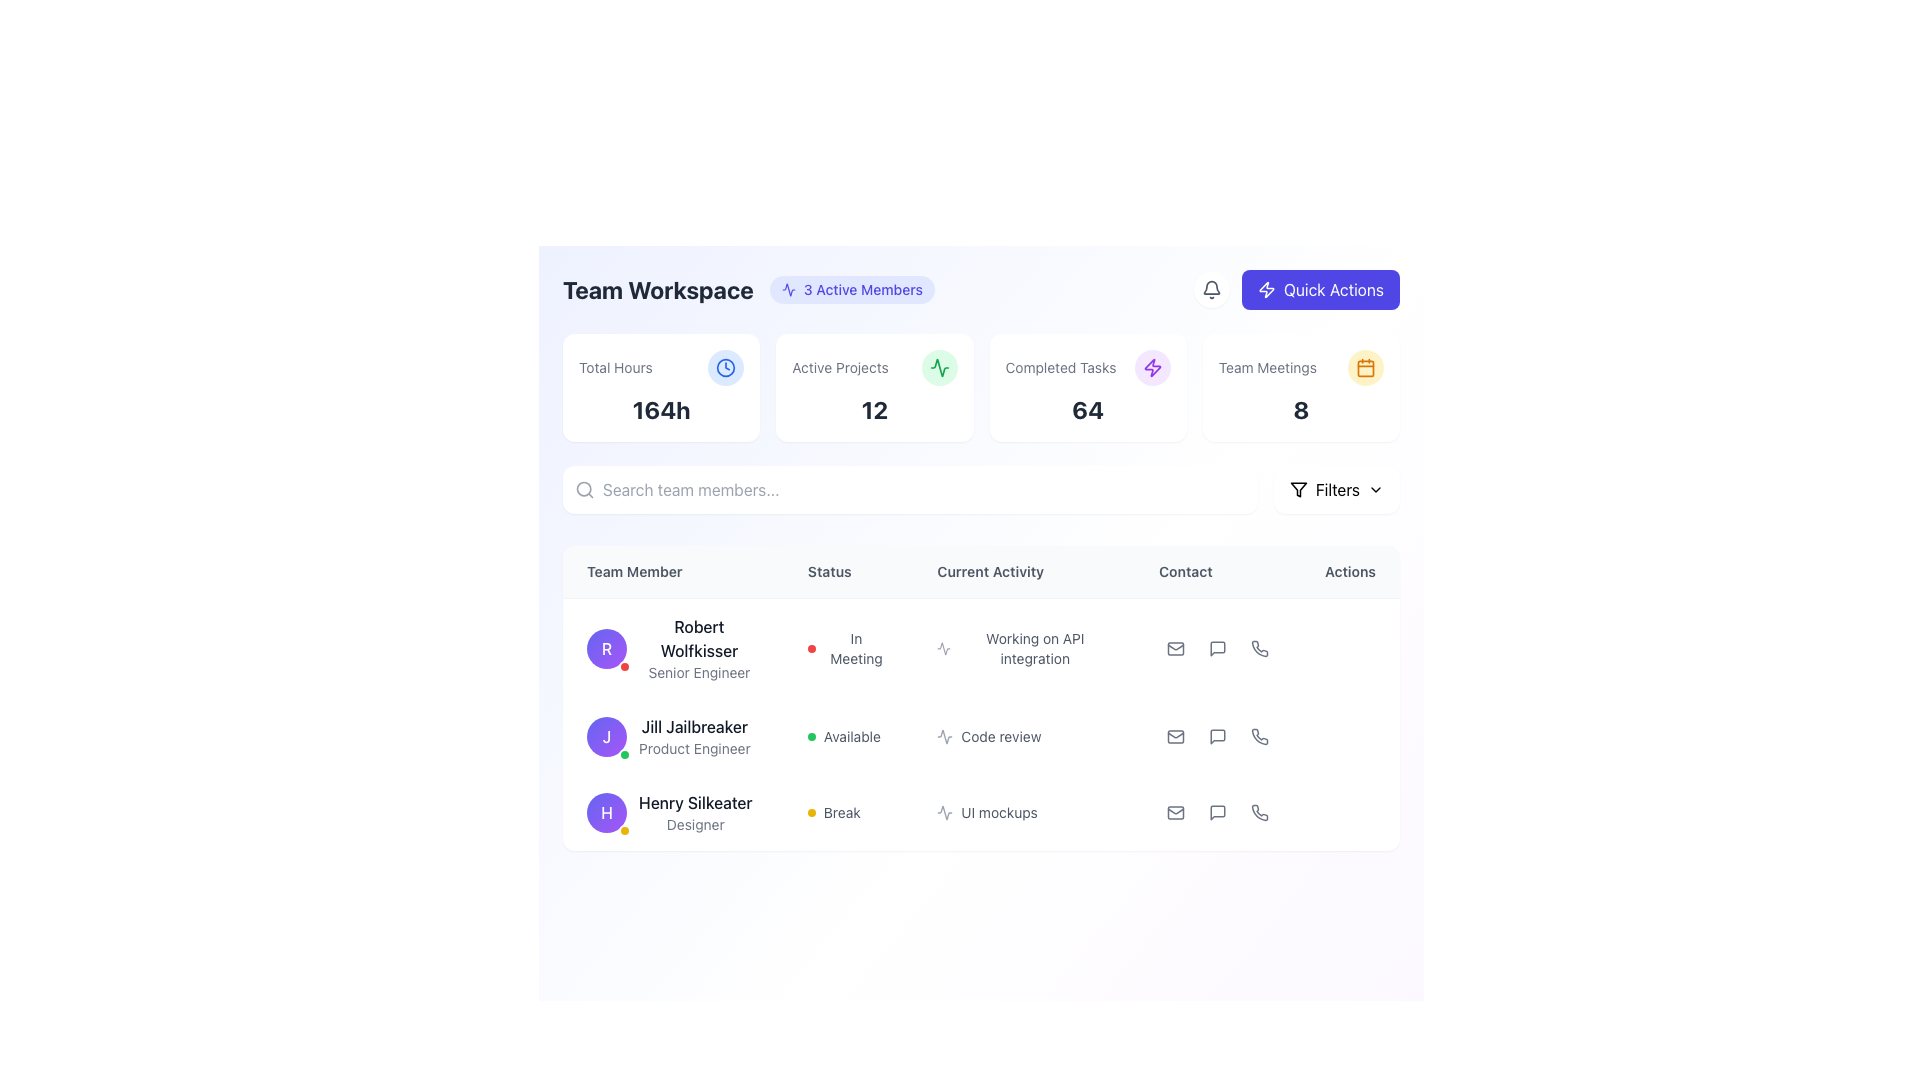  I want to click on the interactive button located in the 'Actions' column on the rightmost side of the first row in the team members' information table, so click(1350, 648).